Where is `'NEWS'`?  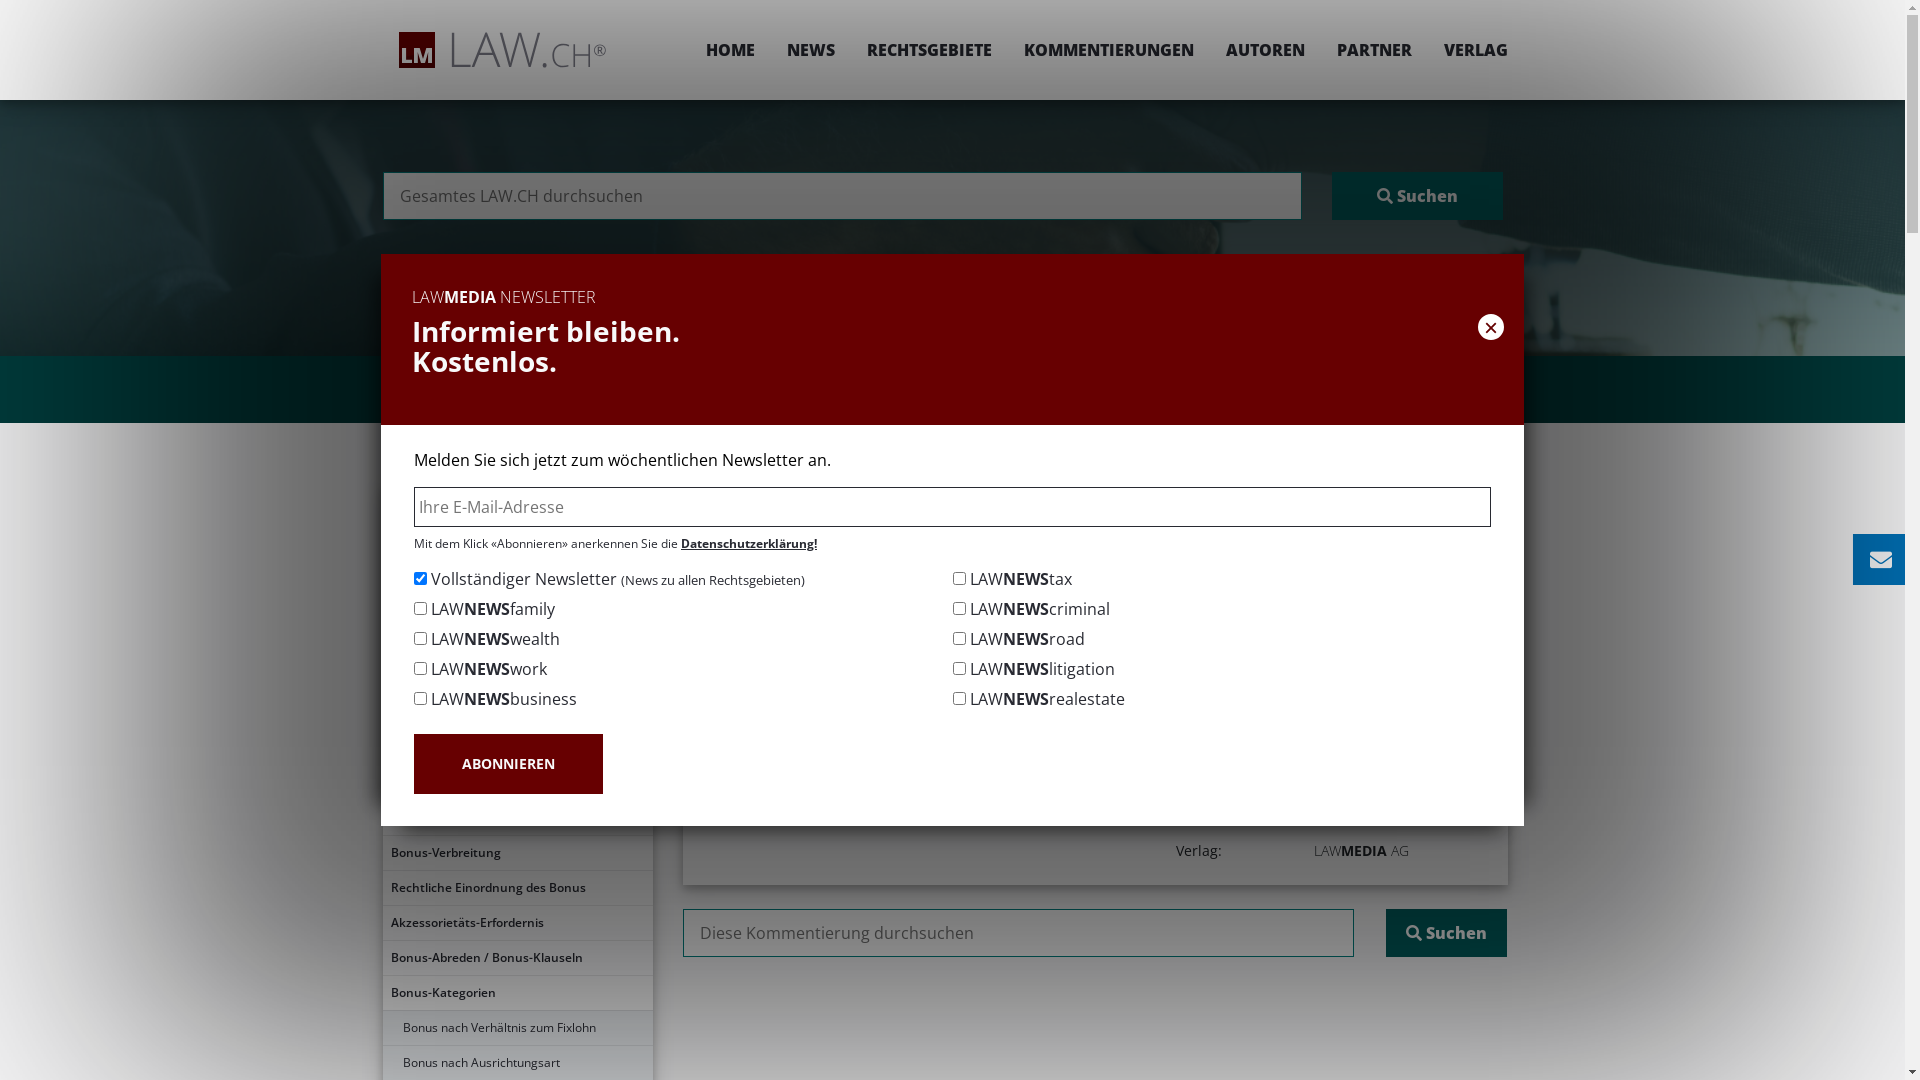 'NEWS' is located at coordinates (810, 49).